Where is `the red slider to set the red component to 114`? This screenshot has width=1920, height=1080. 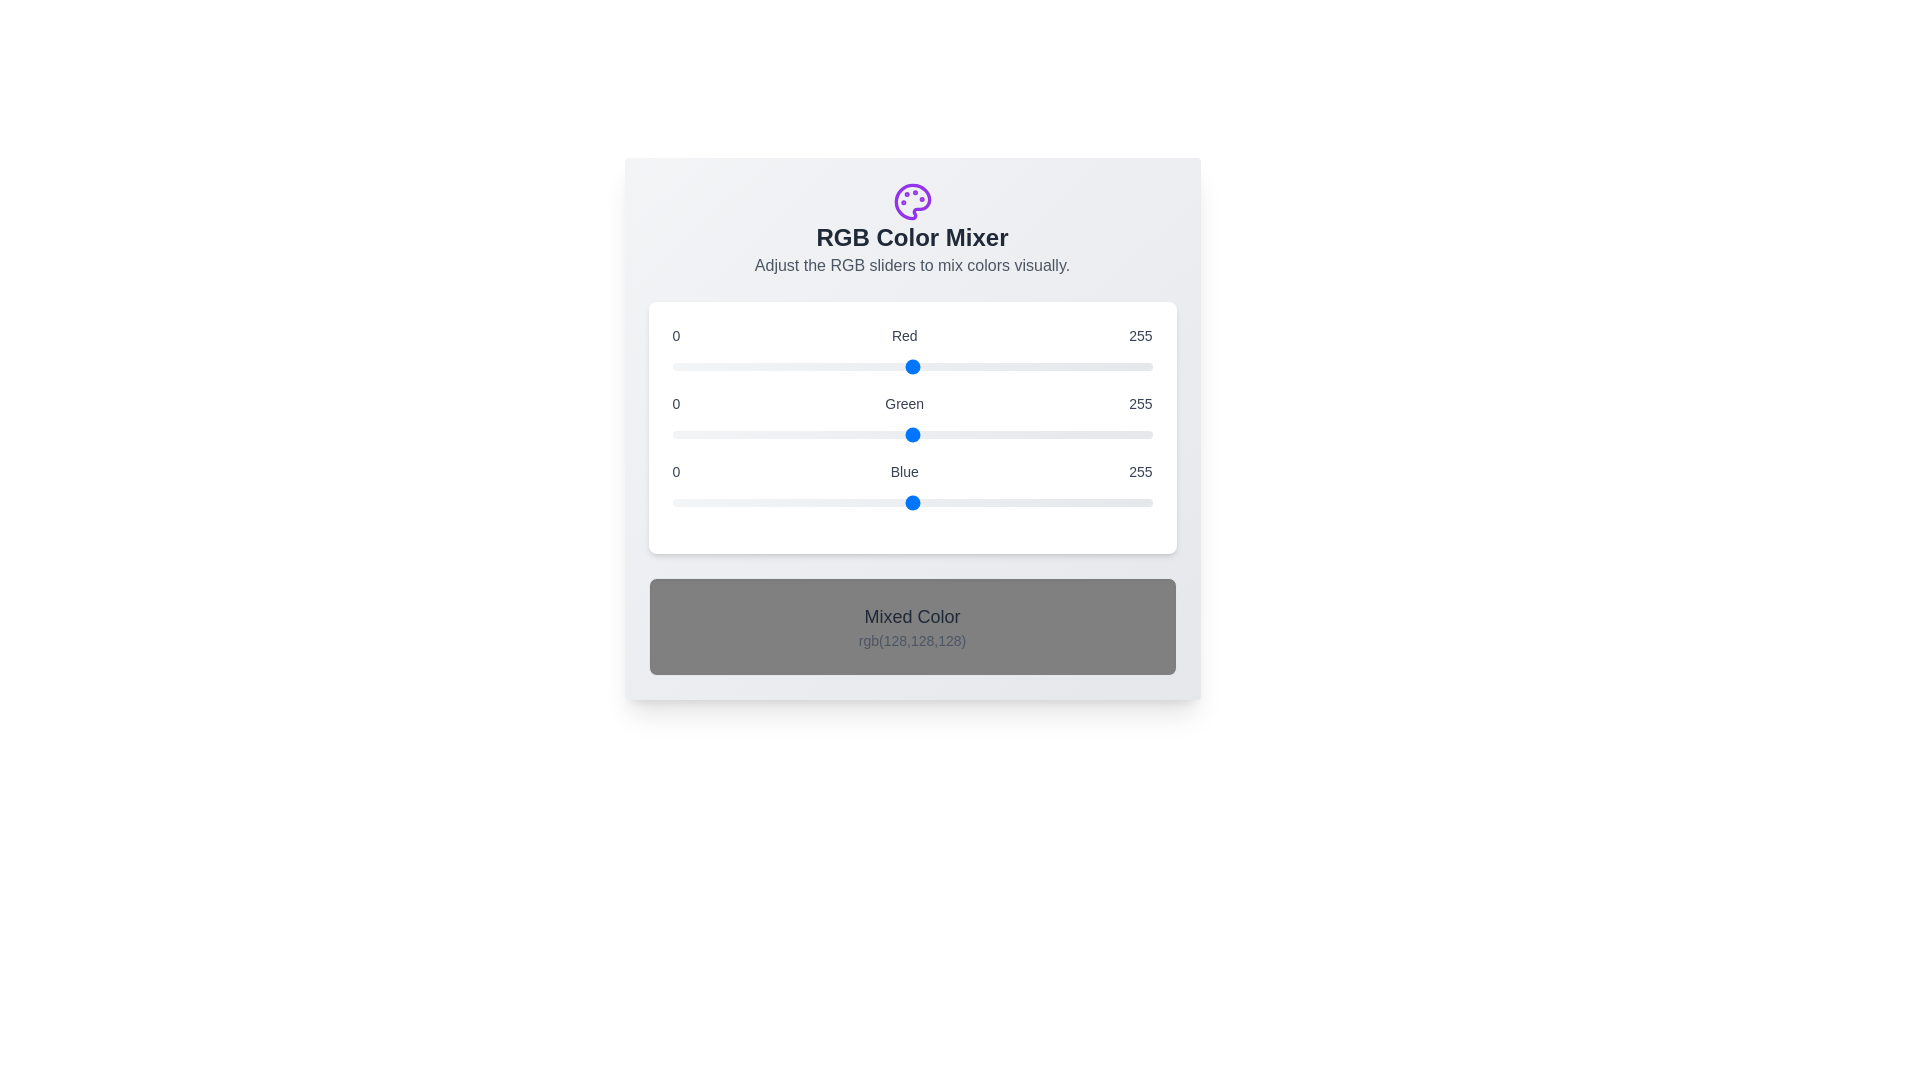 the red slider to set the red component to 114 is located at coordinates (886, 366).